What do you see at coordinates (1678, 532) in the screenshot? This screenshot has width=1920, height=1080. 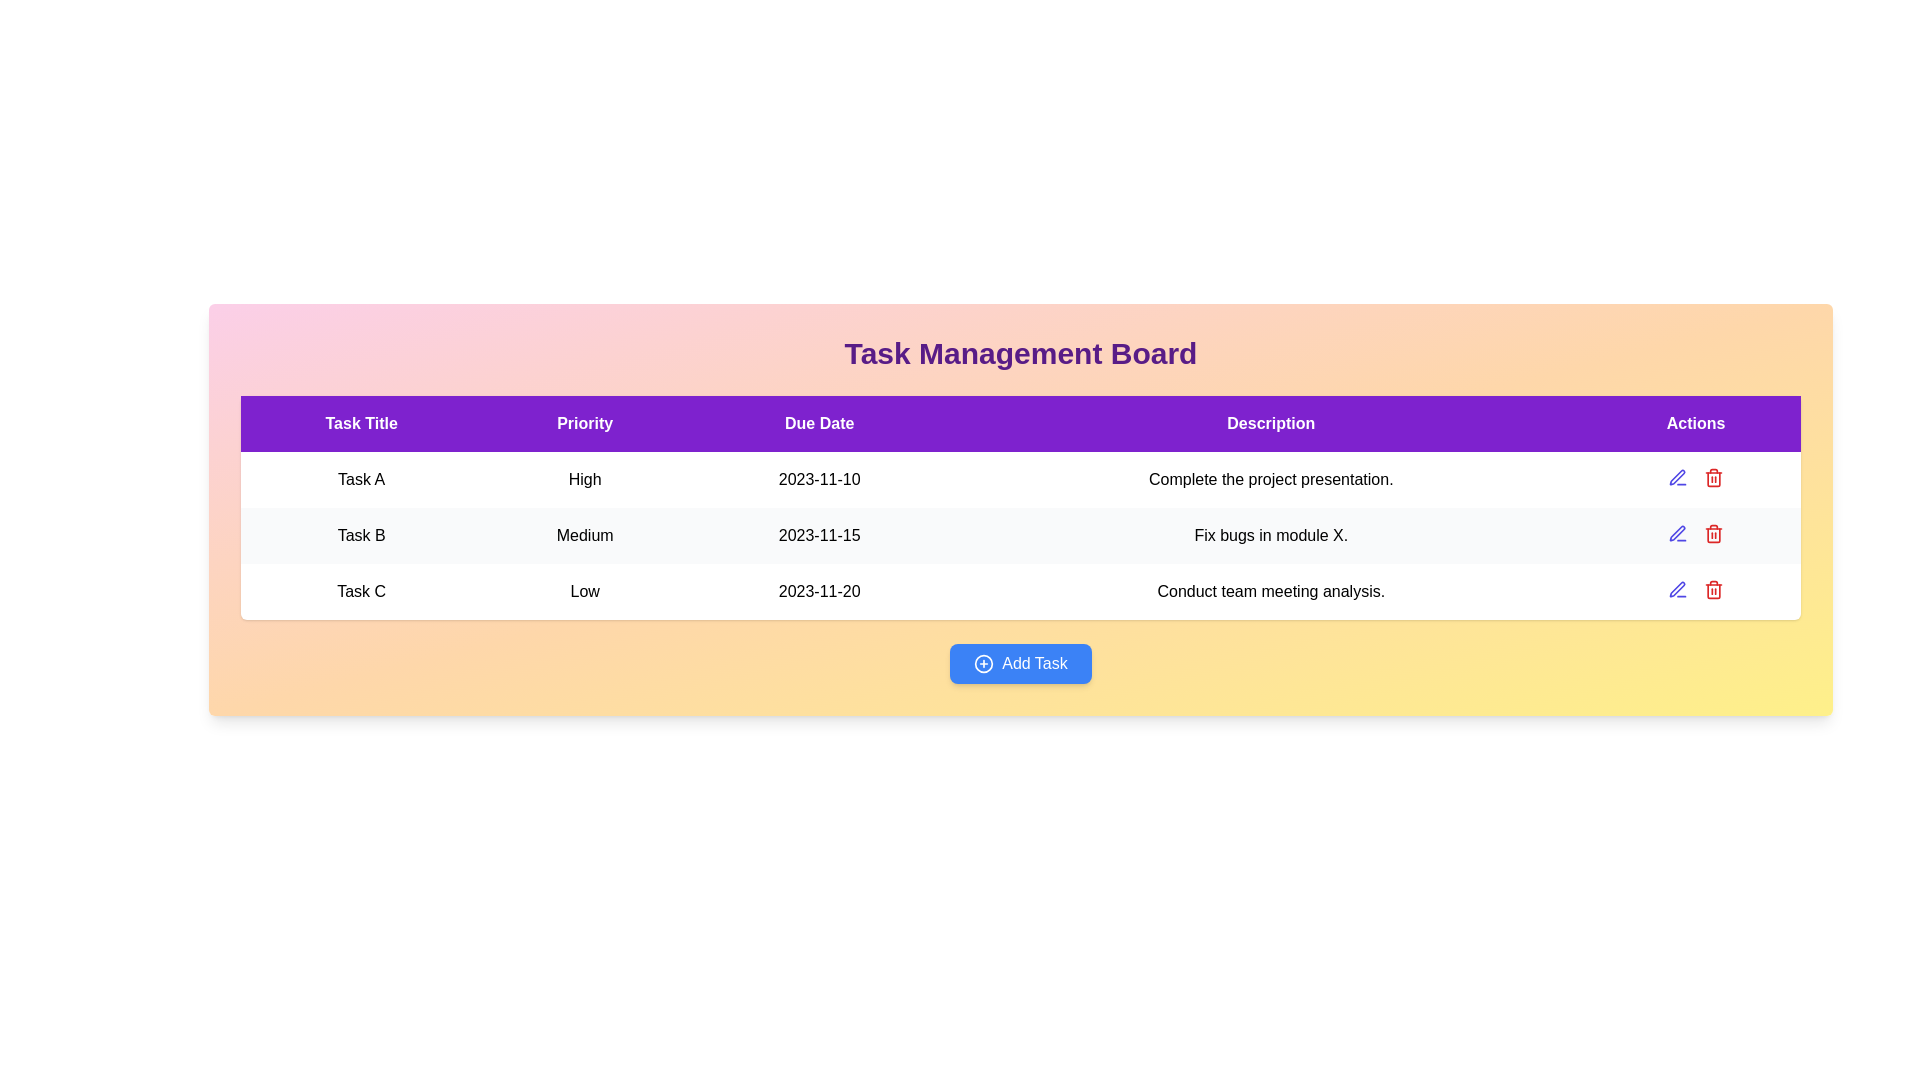 I see `the blue pen icon in the 'Actions' column, which signifies an edit action for 'Task B'` at bounding box center [1678, 532].